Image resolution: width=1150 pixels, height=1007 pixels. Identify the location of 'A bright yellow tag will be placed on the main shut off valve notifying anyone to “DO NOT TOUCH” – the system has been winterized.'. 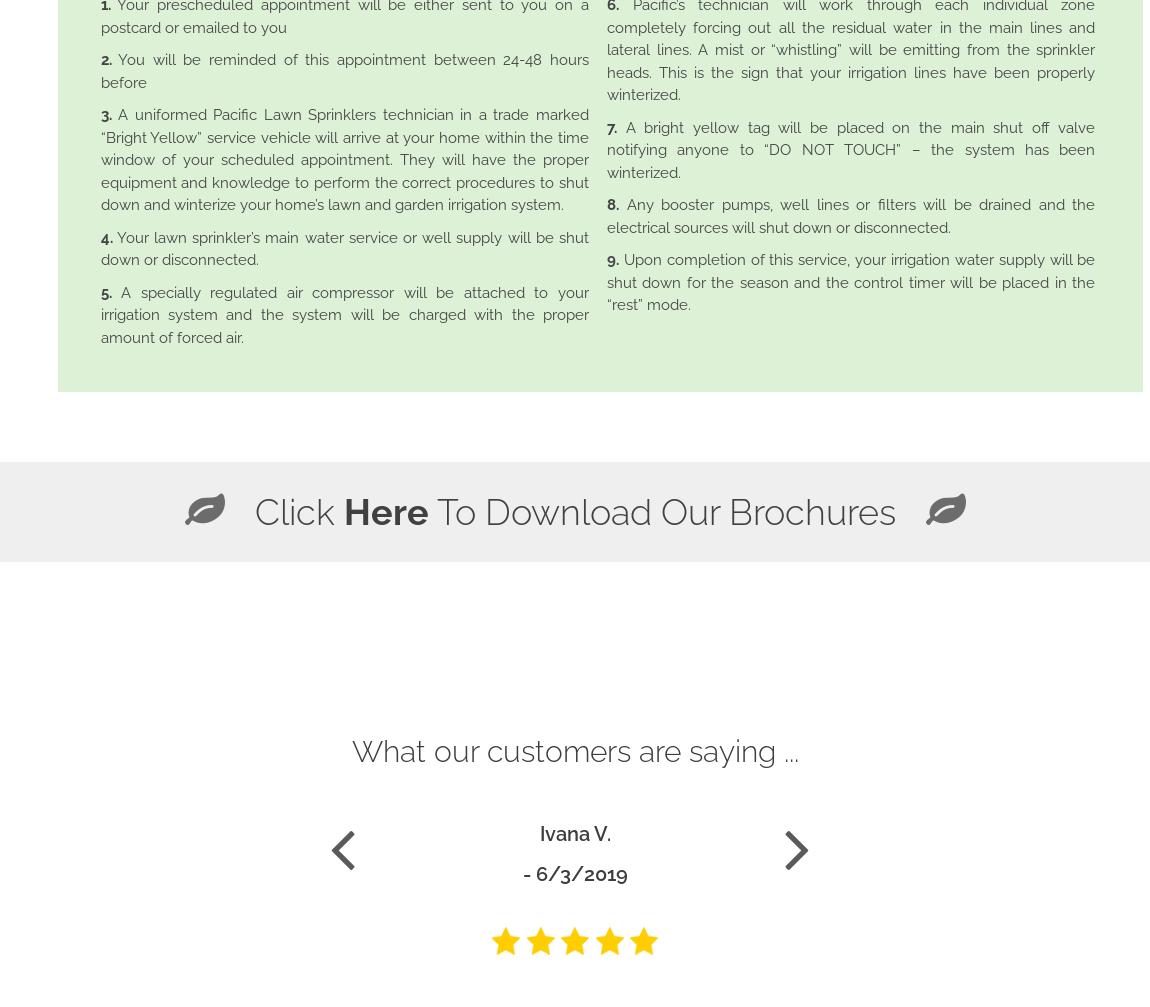
(849, 149).